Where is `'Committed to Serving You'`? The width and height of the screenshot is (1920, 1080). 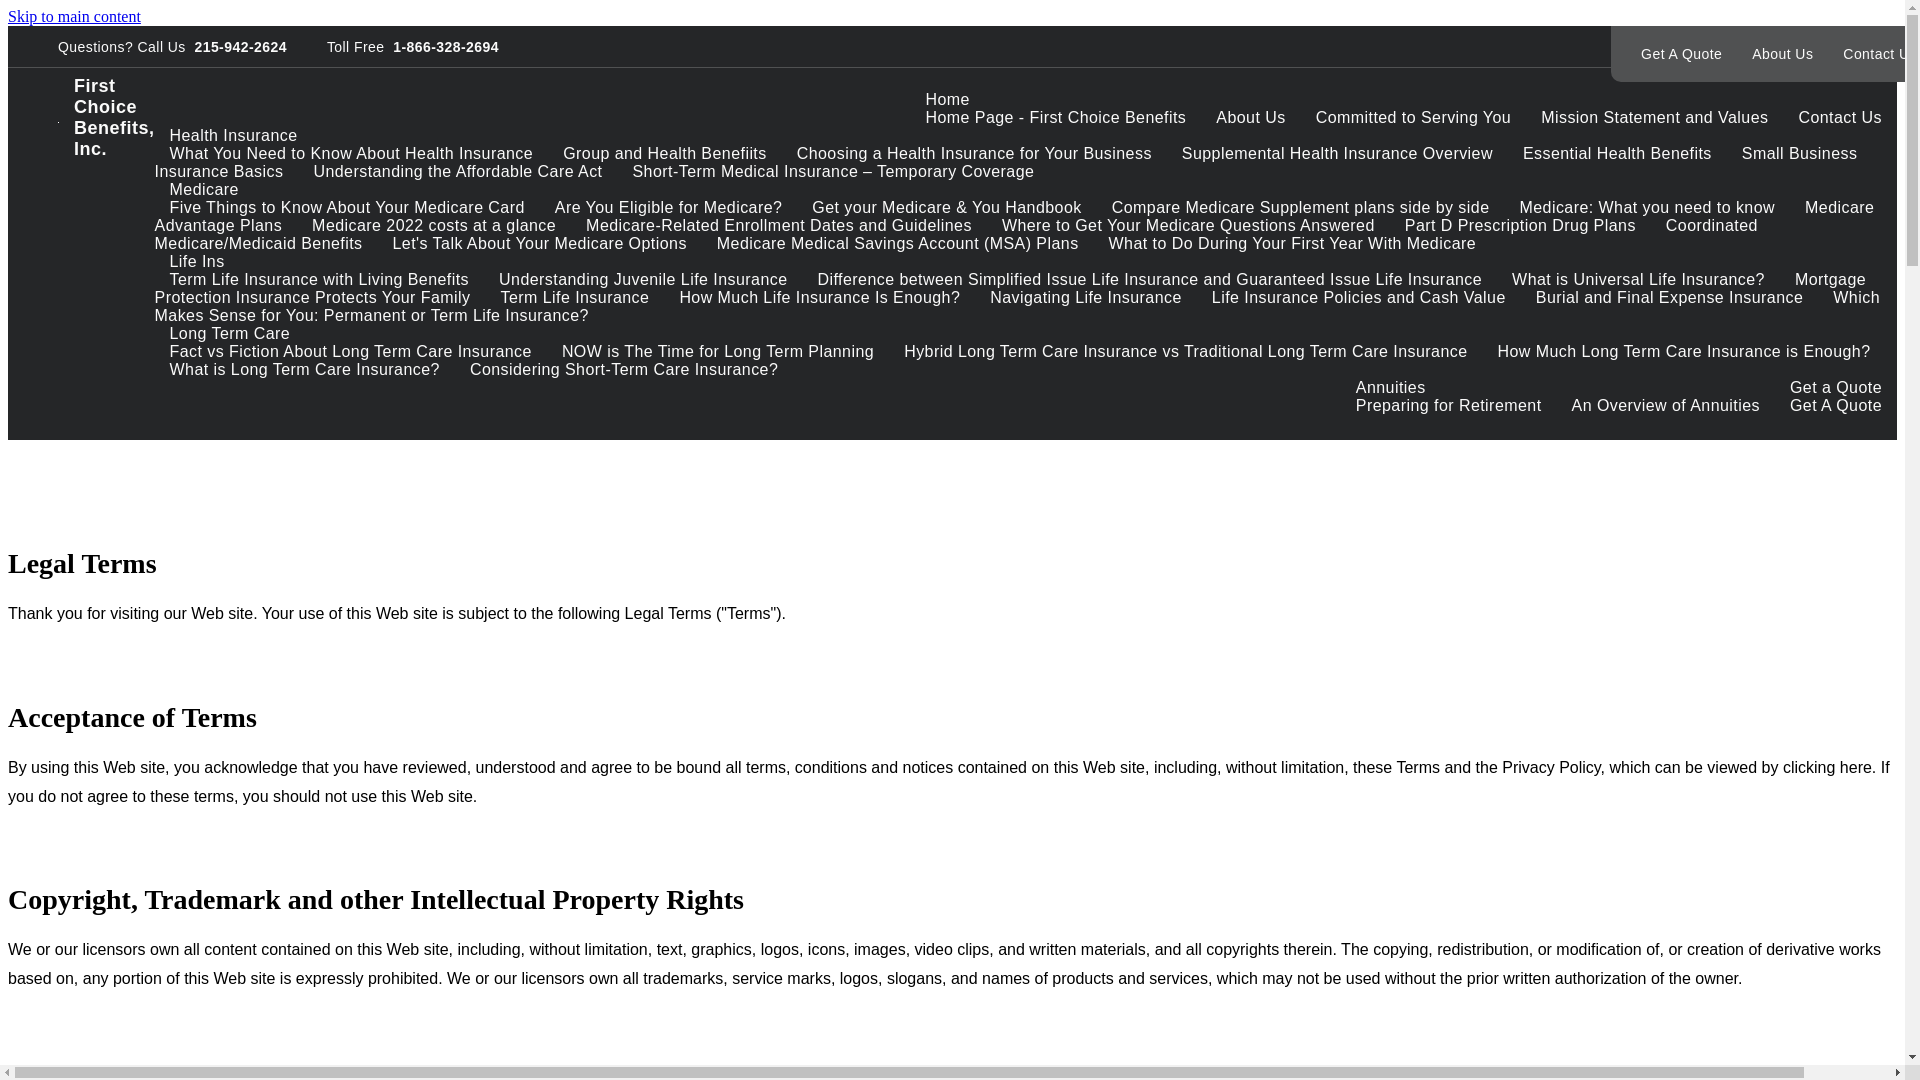 'Committed to Serving You' is located at coordinates (1413, 117).